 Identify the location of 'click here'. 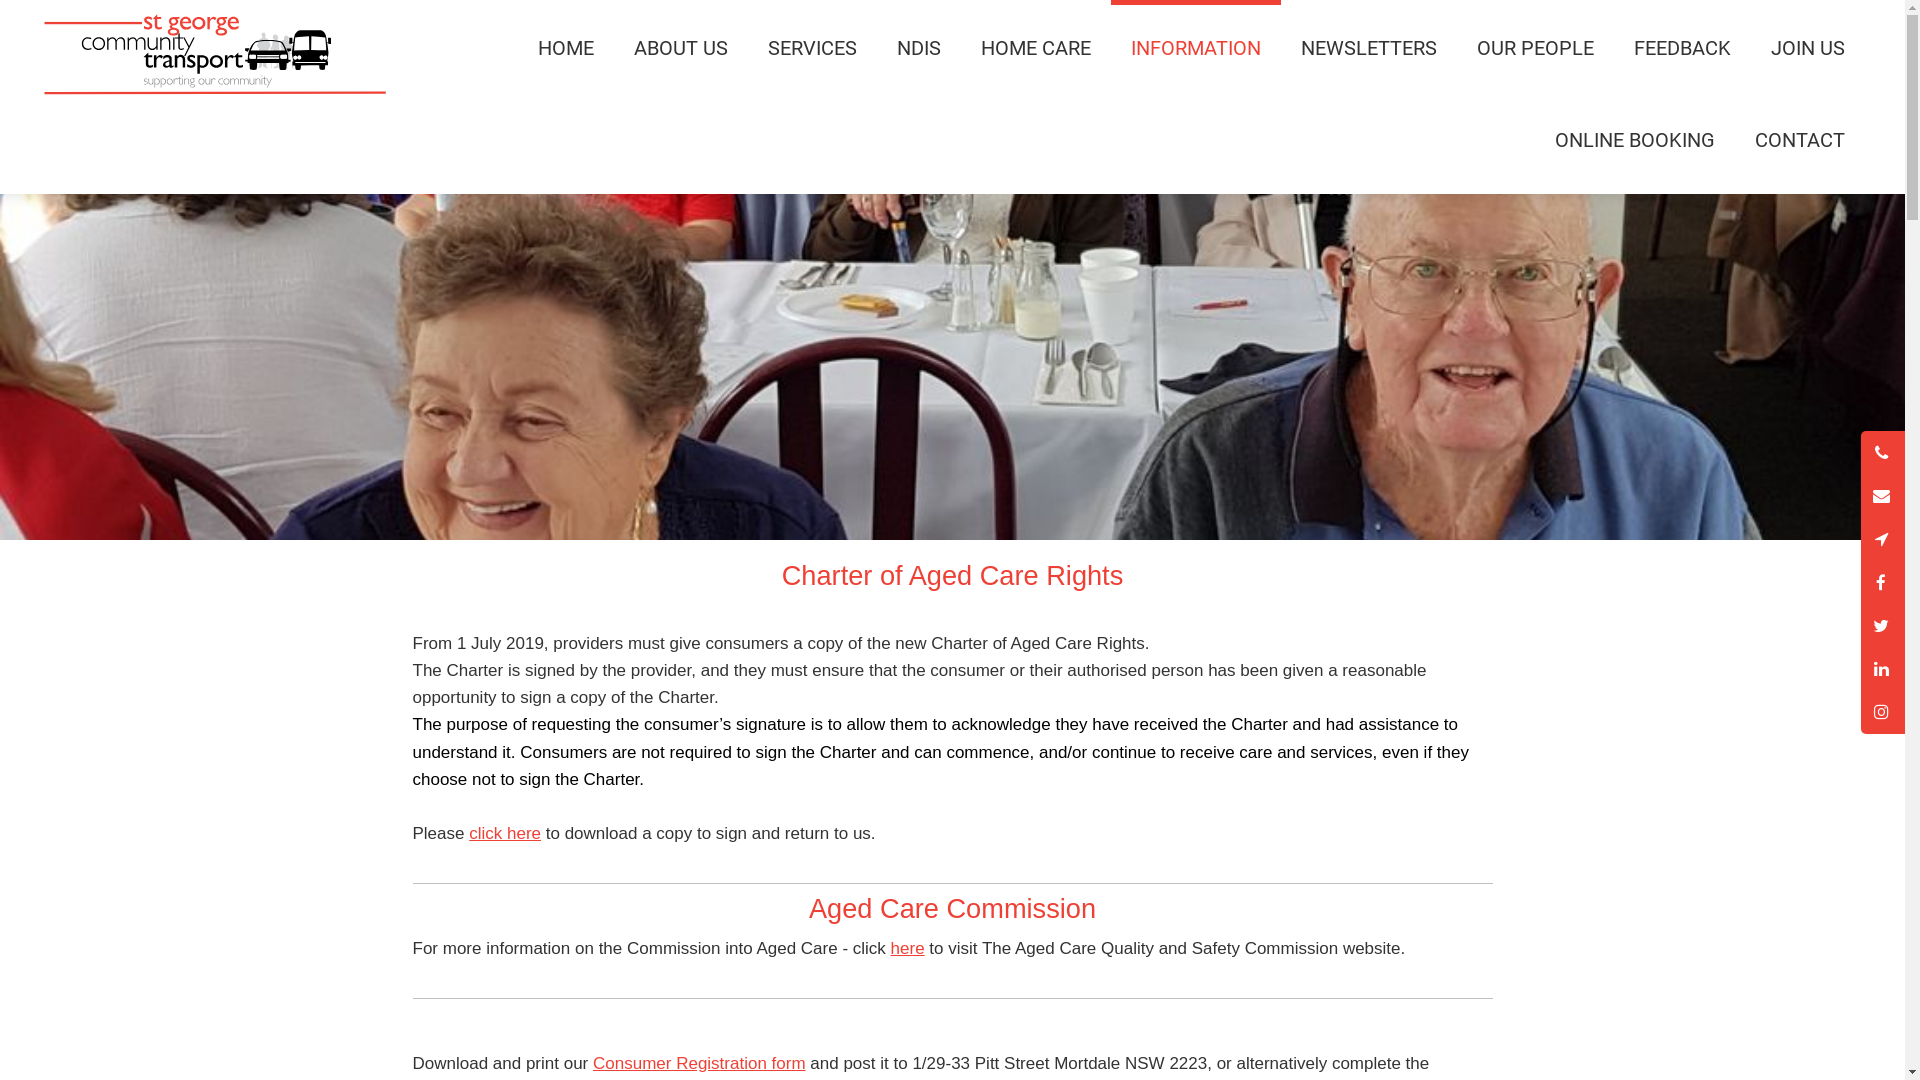
(504, 833).